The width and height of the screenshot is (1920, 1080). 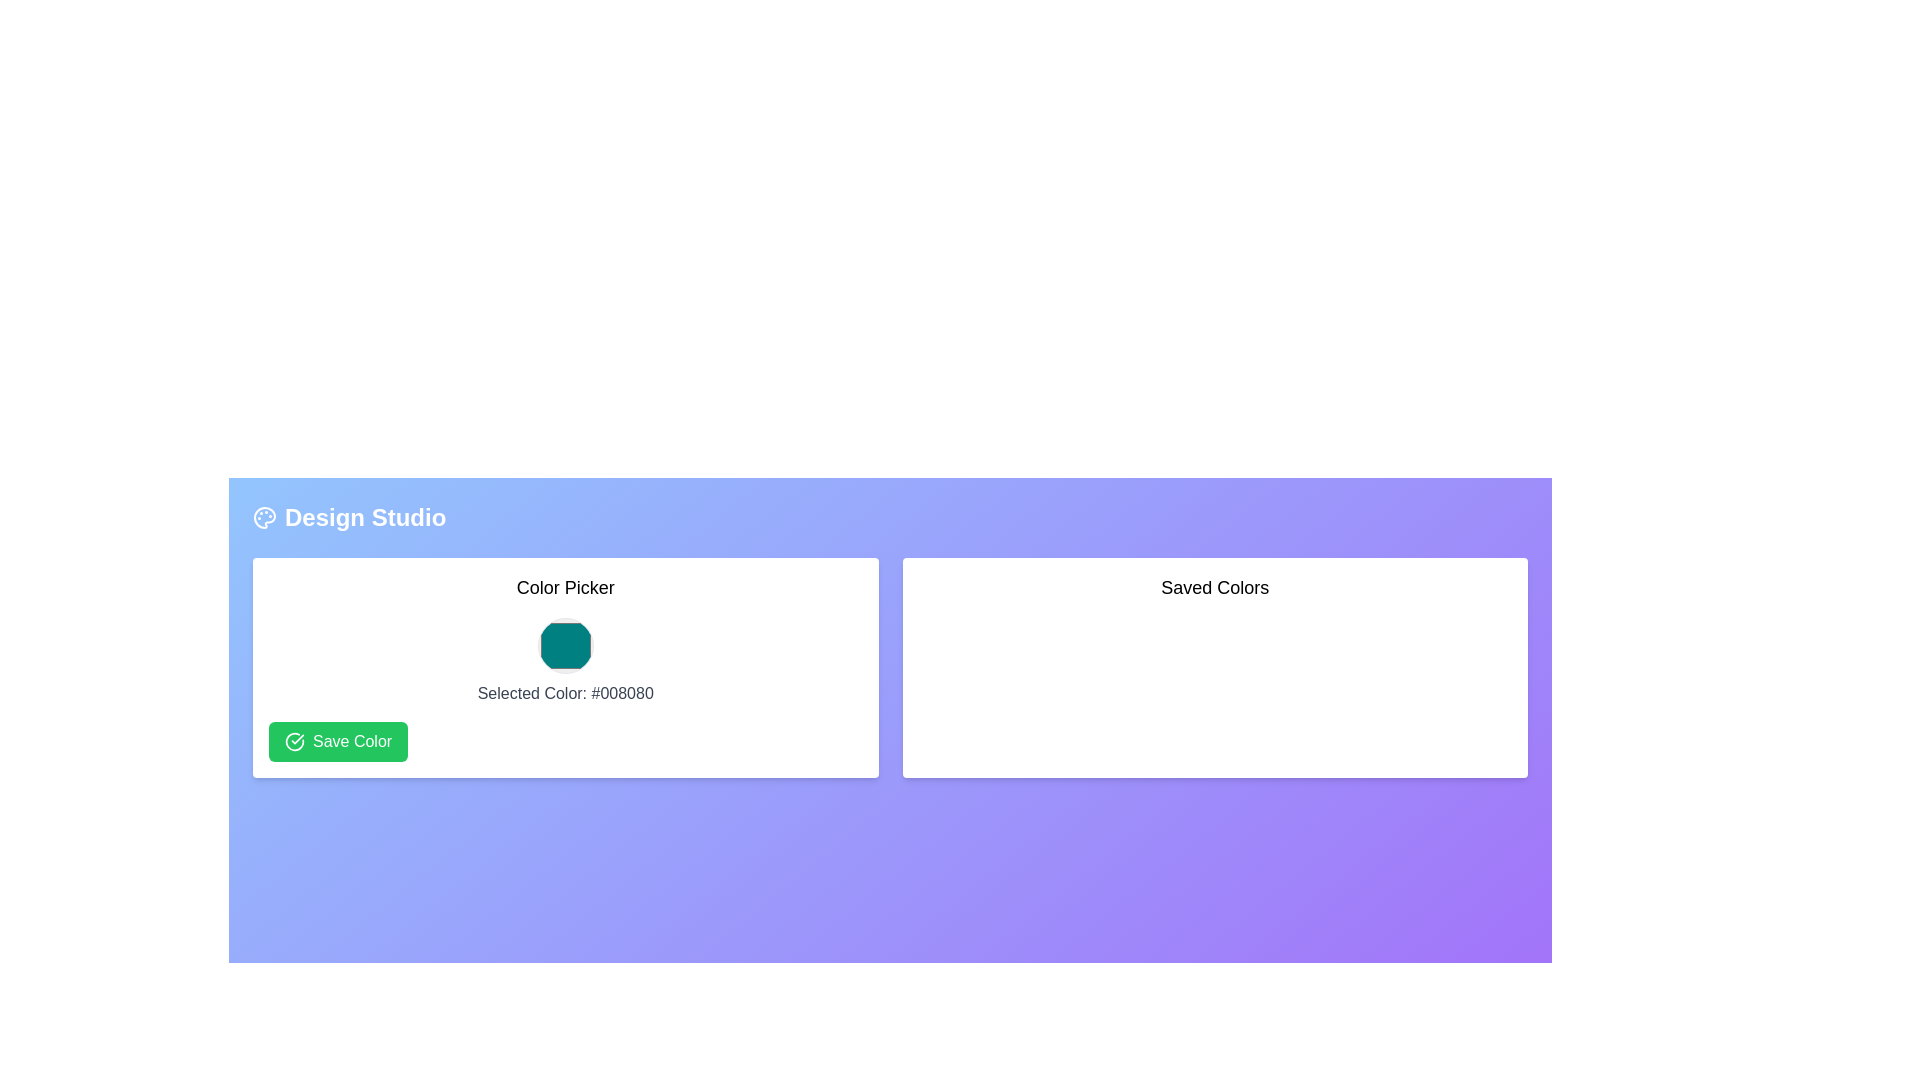 I want to click on the static text header indicating the purpose of the associated panel displaying saved colors, so click(x=1214, y=586).